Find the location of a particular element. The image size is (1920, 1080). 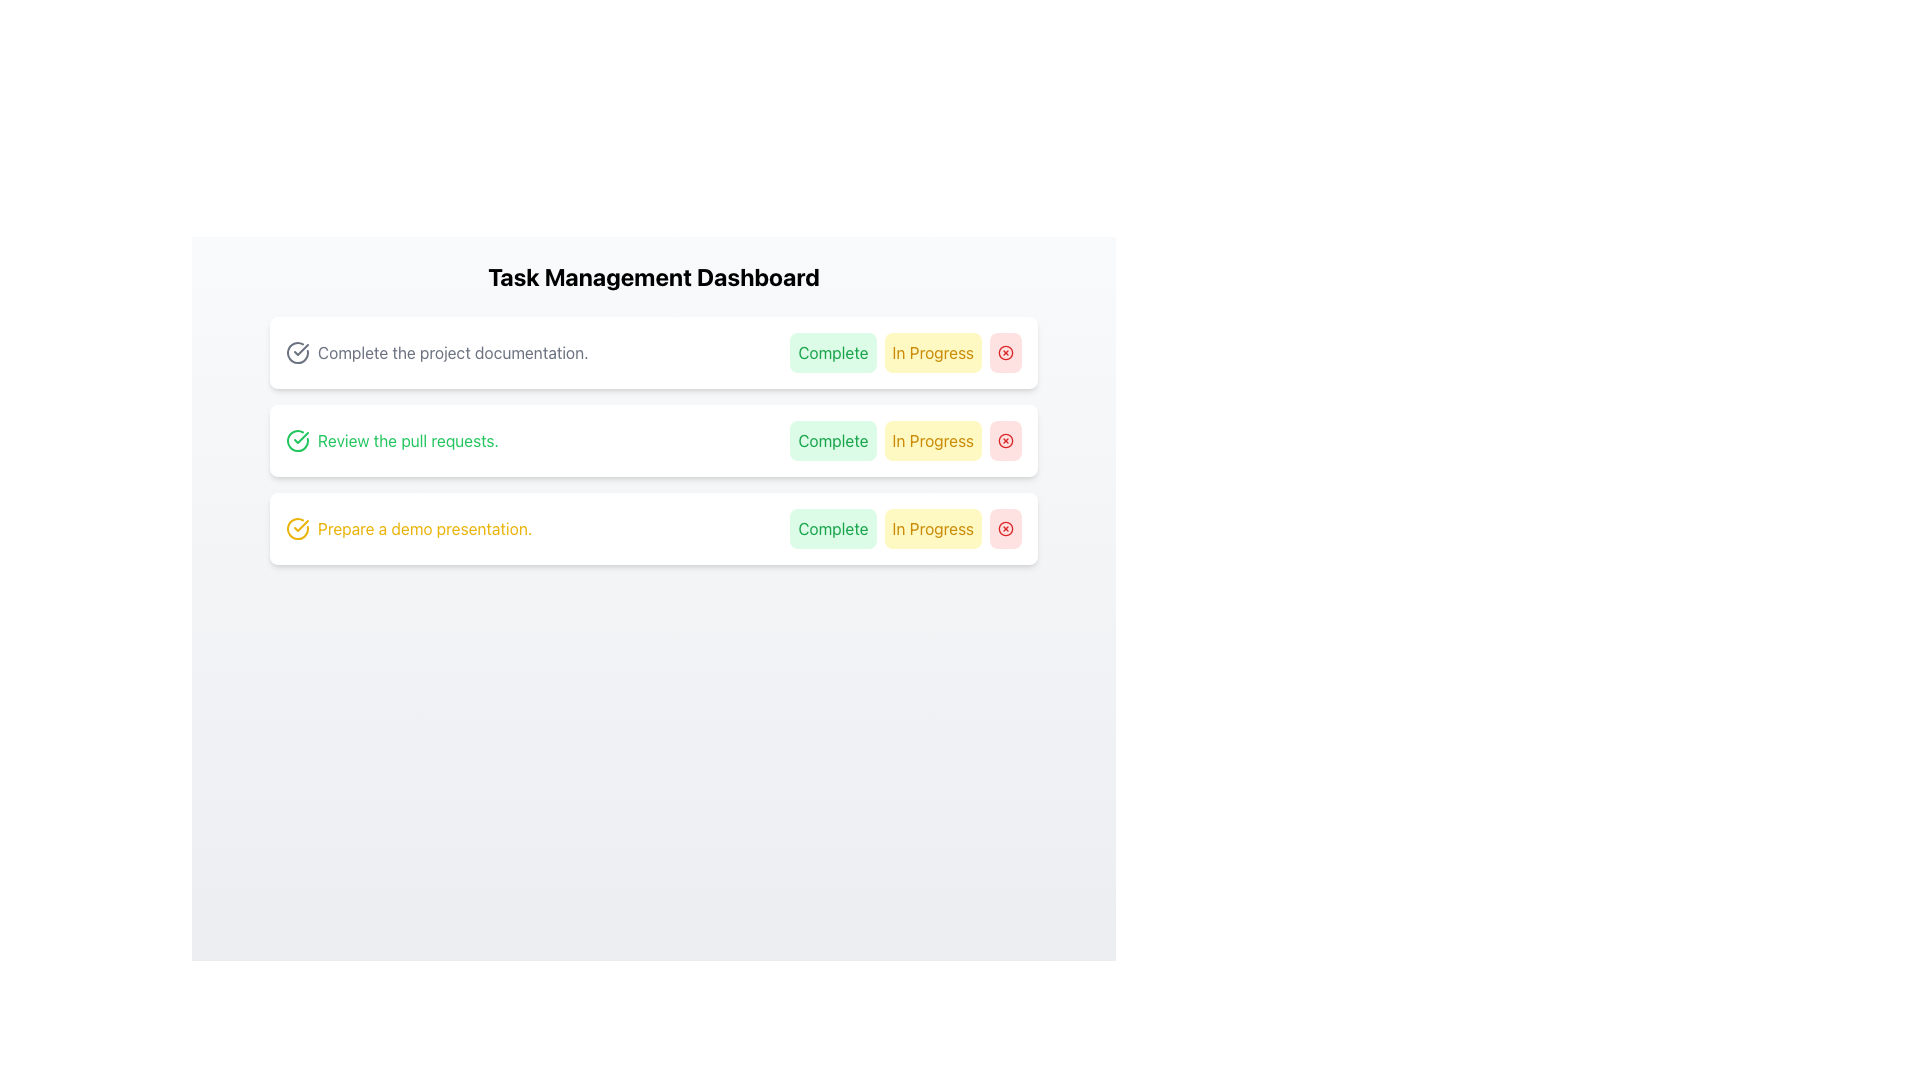

the circular green checkmark icon located at the beginning of the second task row titled 'Review the pull requests.' is located at coordinates (296, 439).